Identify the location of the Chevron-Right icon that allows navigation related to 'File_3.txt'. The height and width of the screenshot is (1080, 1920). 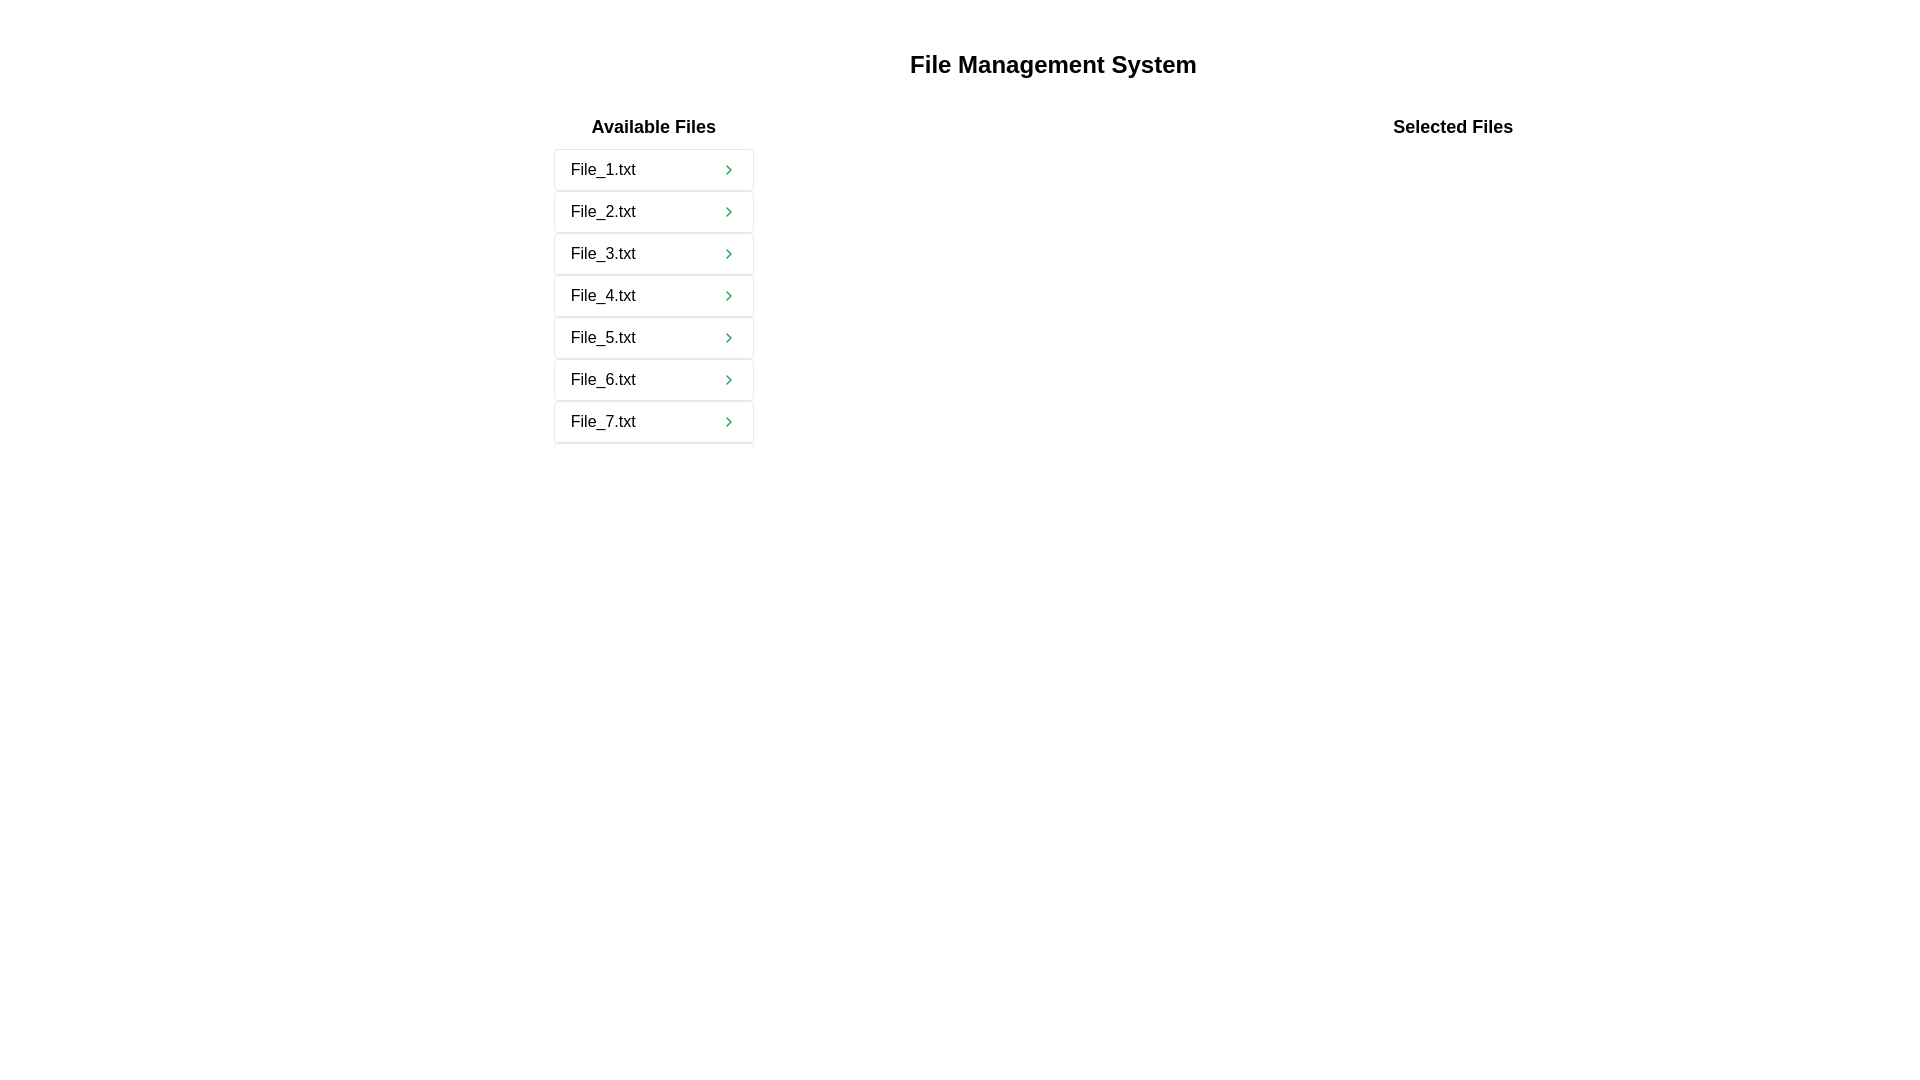
(727, 253).